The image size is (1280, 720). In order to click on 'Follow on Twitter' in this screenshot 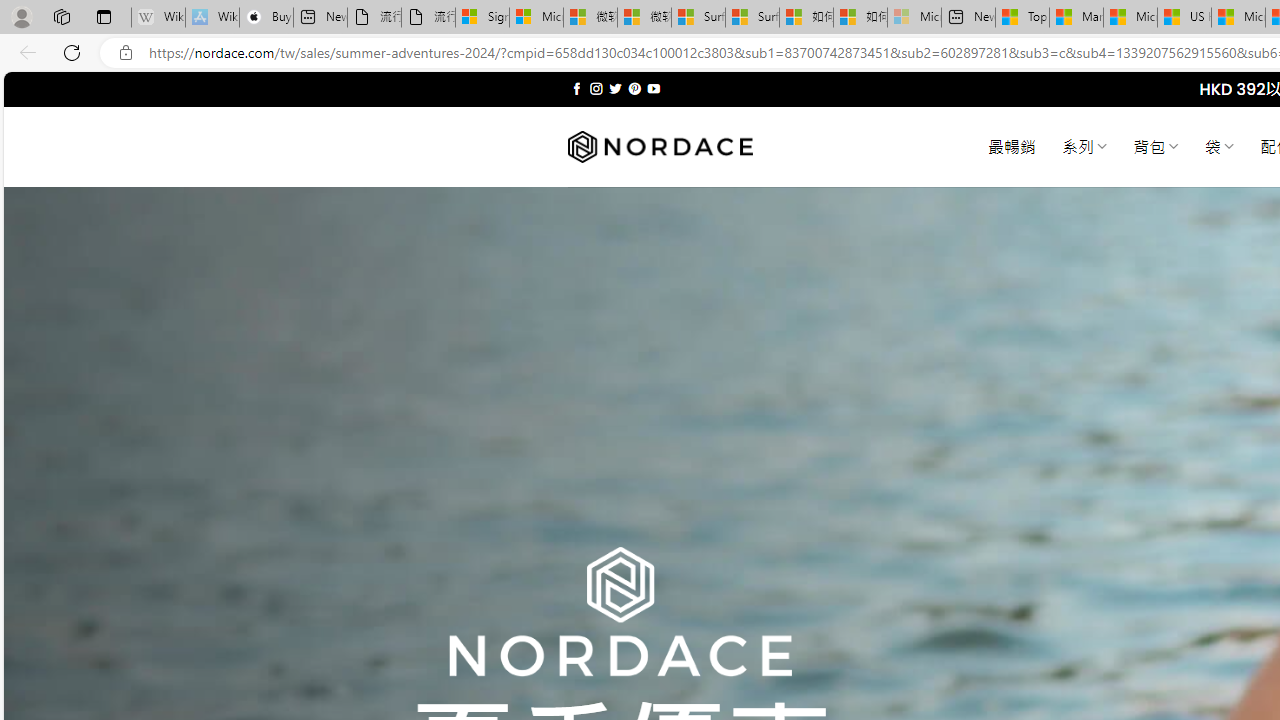, I will do `click(614, 88)`.